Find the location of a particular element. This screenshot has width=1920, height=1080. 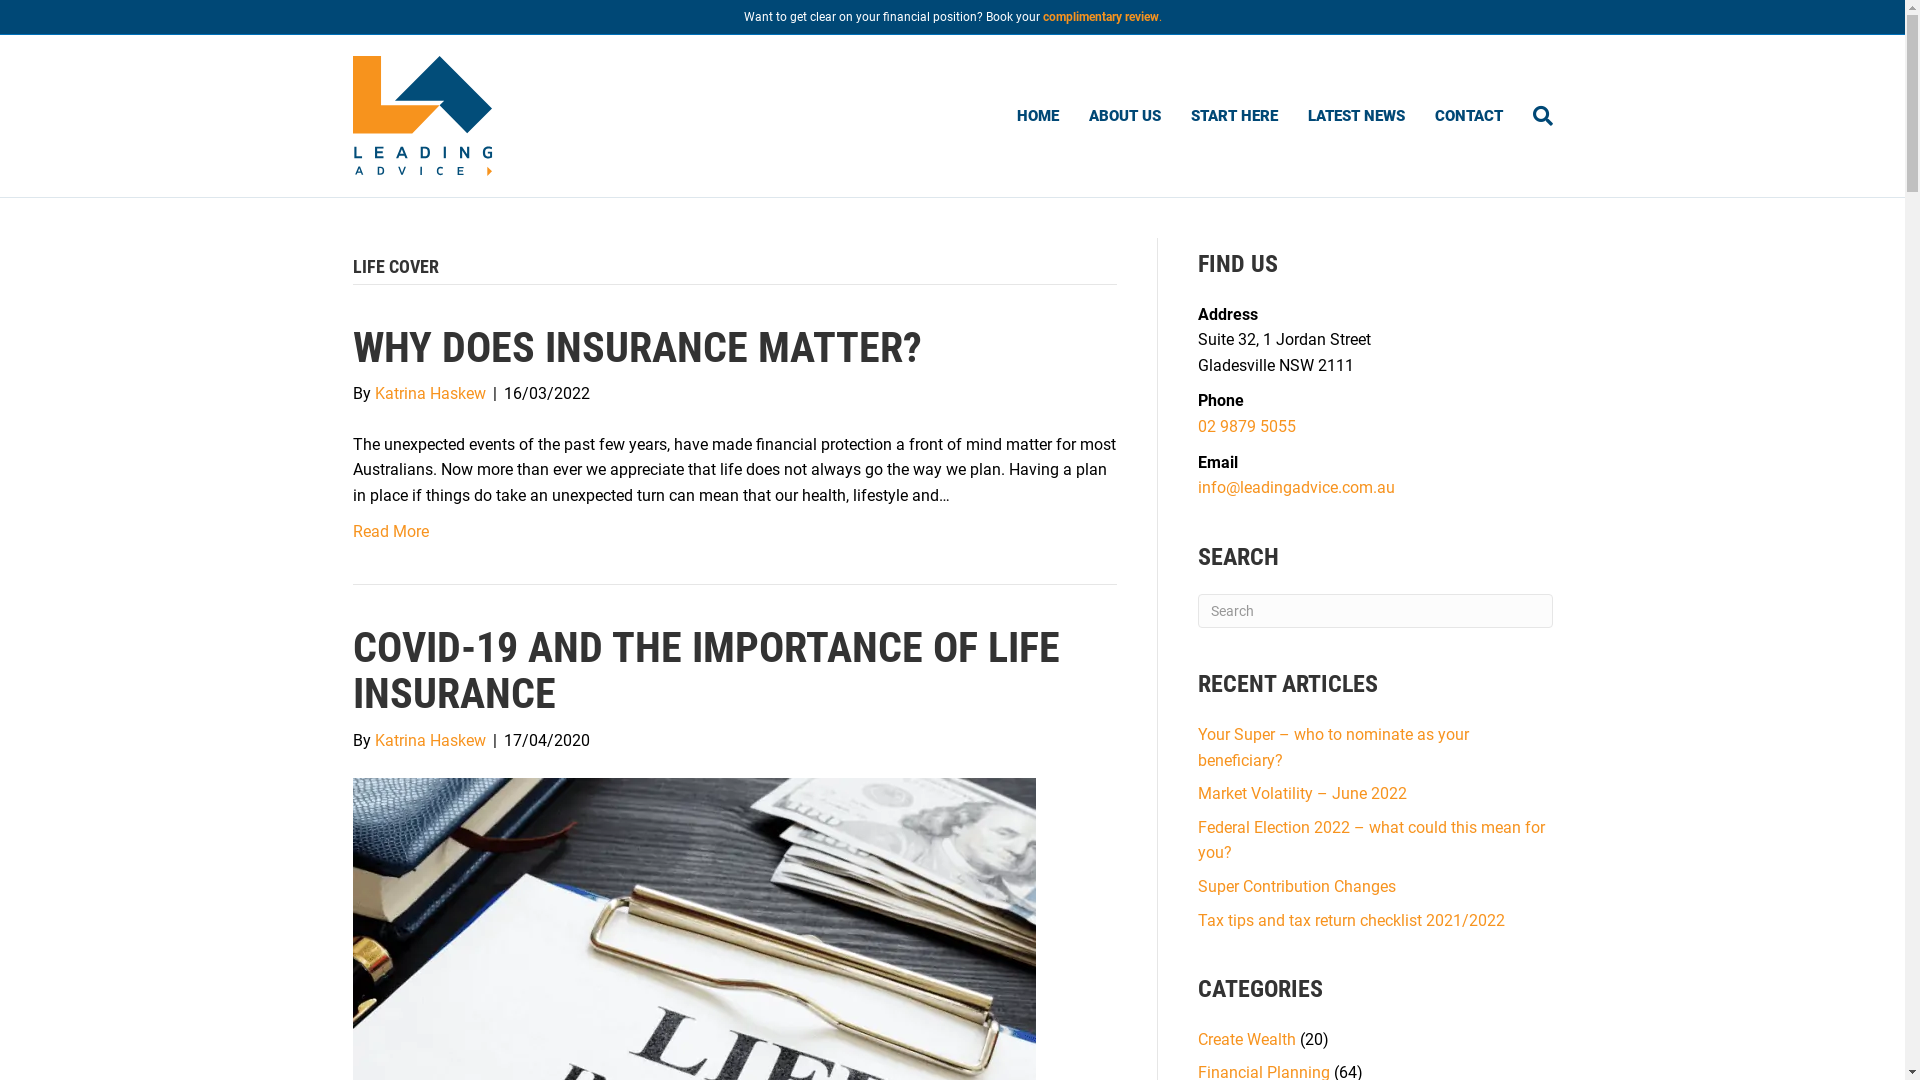

'info@leadingadvice.com.au' is located at coordinates (1198, 487).